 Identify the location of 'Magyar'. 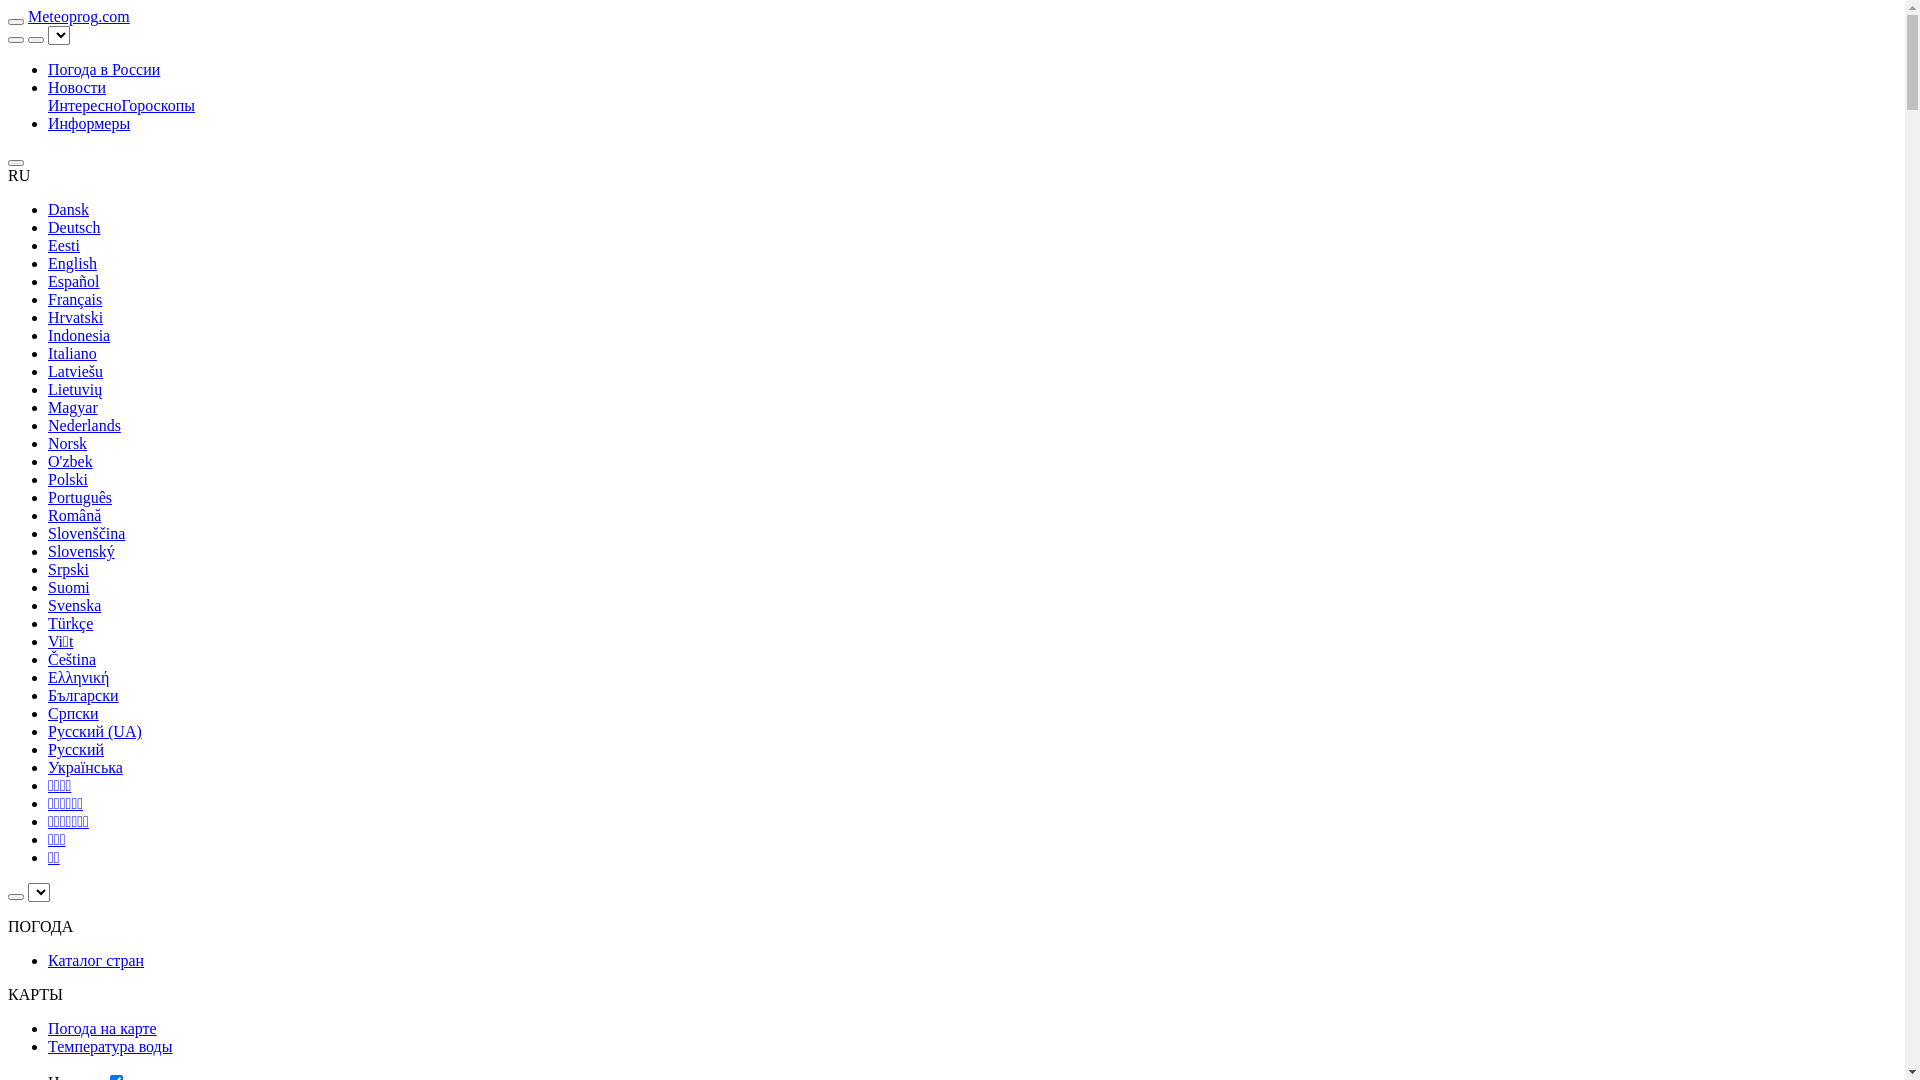
(72, 406).